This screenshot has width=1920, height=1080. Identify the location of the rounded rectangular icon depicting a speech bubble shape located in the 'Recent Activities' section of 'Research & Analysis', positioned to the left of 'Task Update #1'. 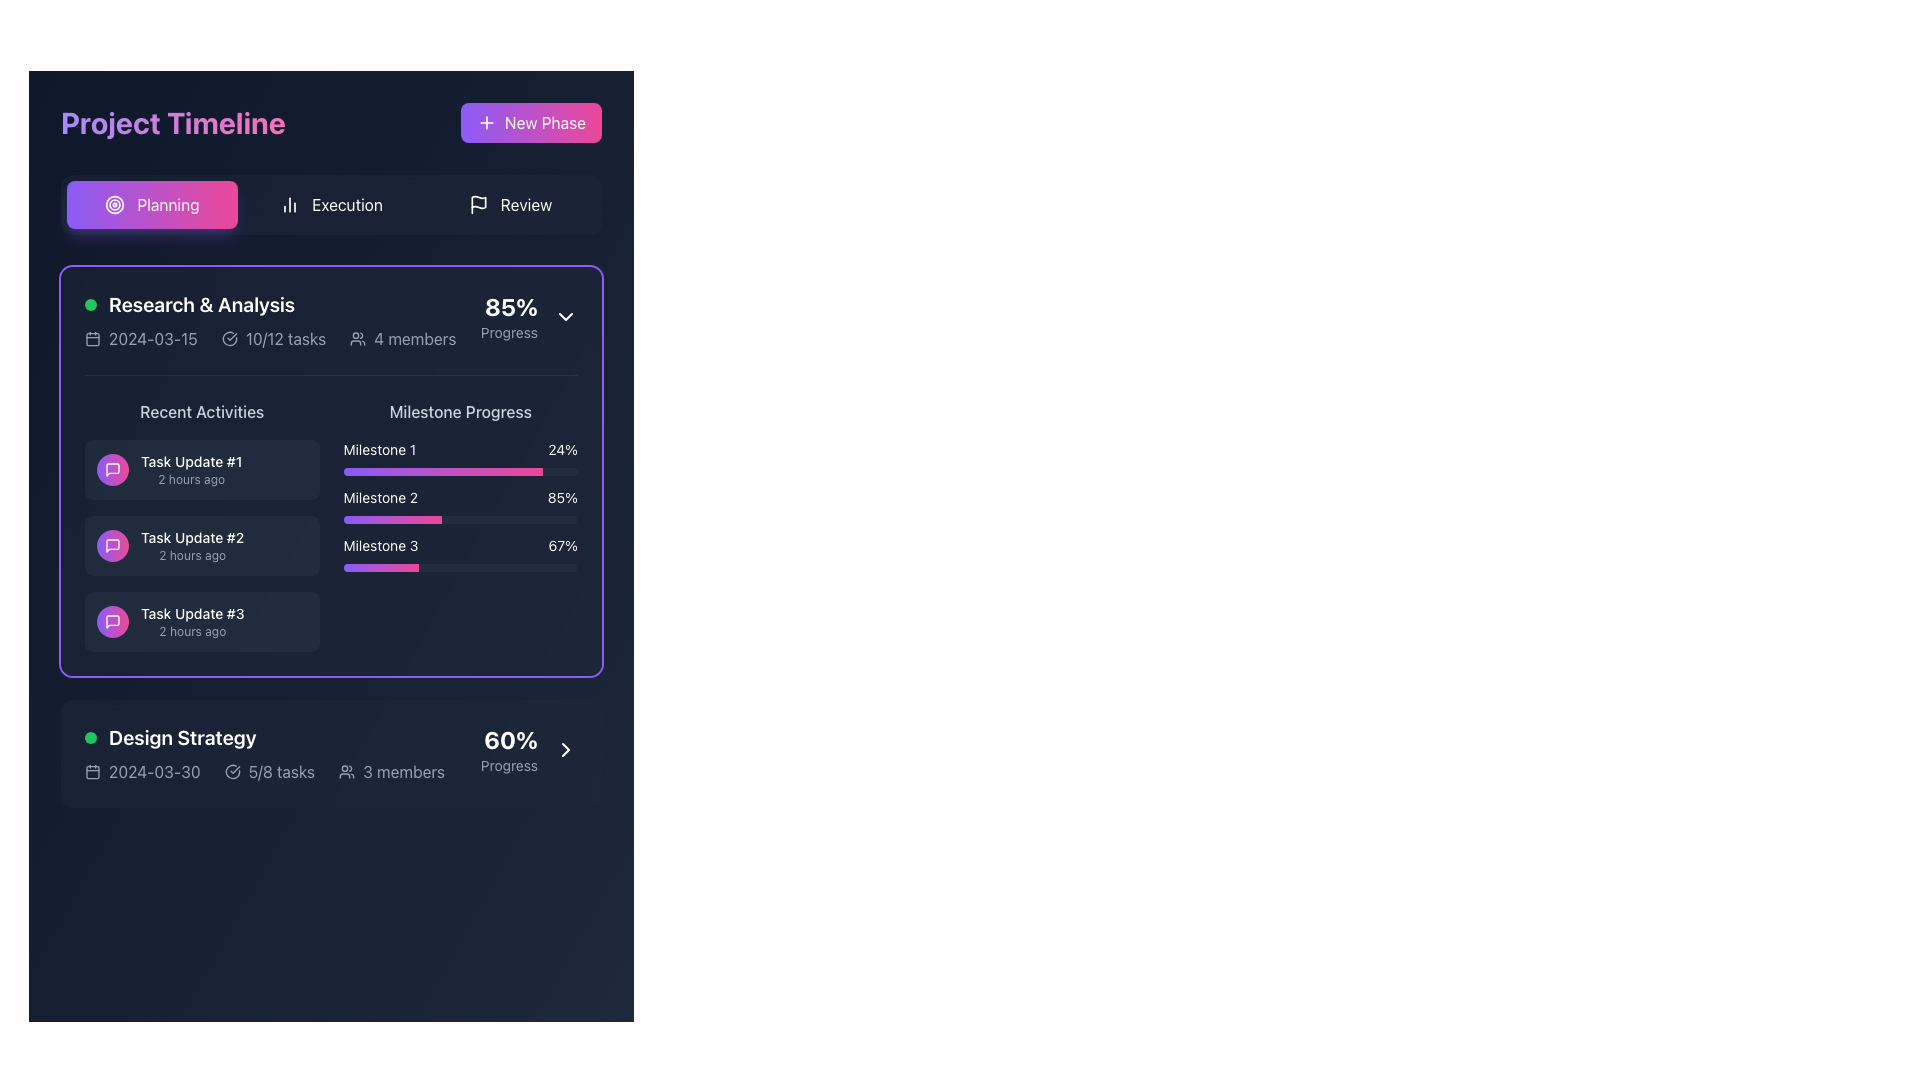
(112, 620).